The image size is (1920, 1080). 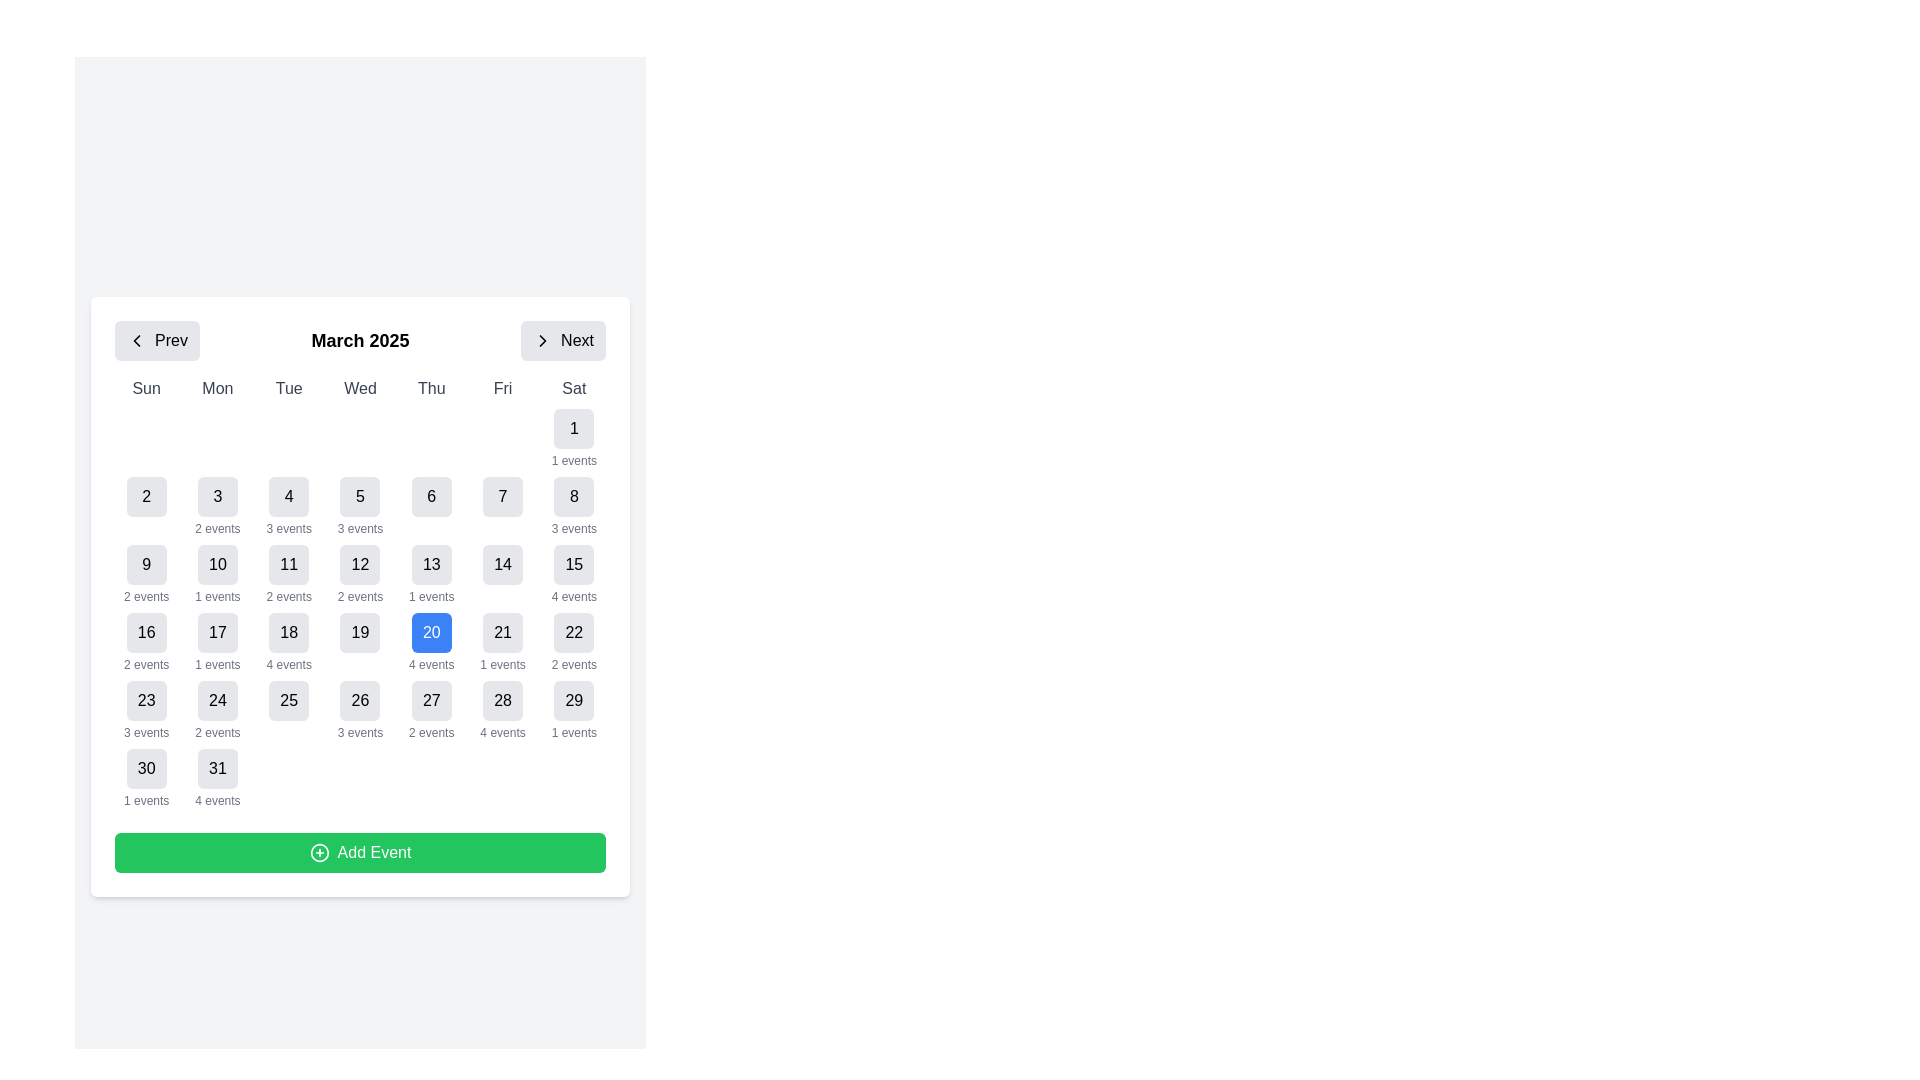 What do you see at coordinates (288, 632) in the screenshot?
I see `the clickable button representing the calendar date '18'` at bounding box center [288, 632].